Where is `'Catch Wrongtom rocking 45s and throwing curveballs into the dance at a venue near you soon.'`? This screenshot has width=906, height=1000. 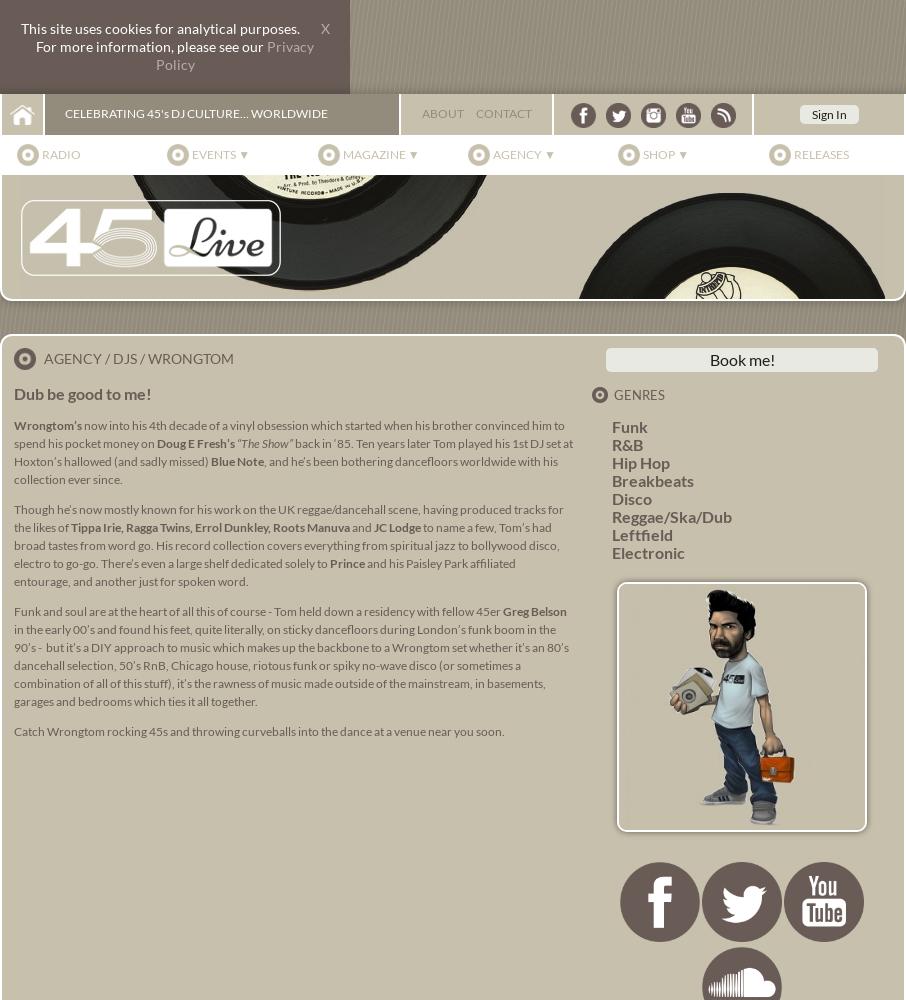 'Catch Wrongtom rocking 45s and throwing curveballs into the dance at a venue near you soon.' is located at coordinates (259, 730).